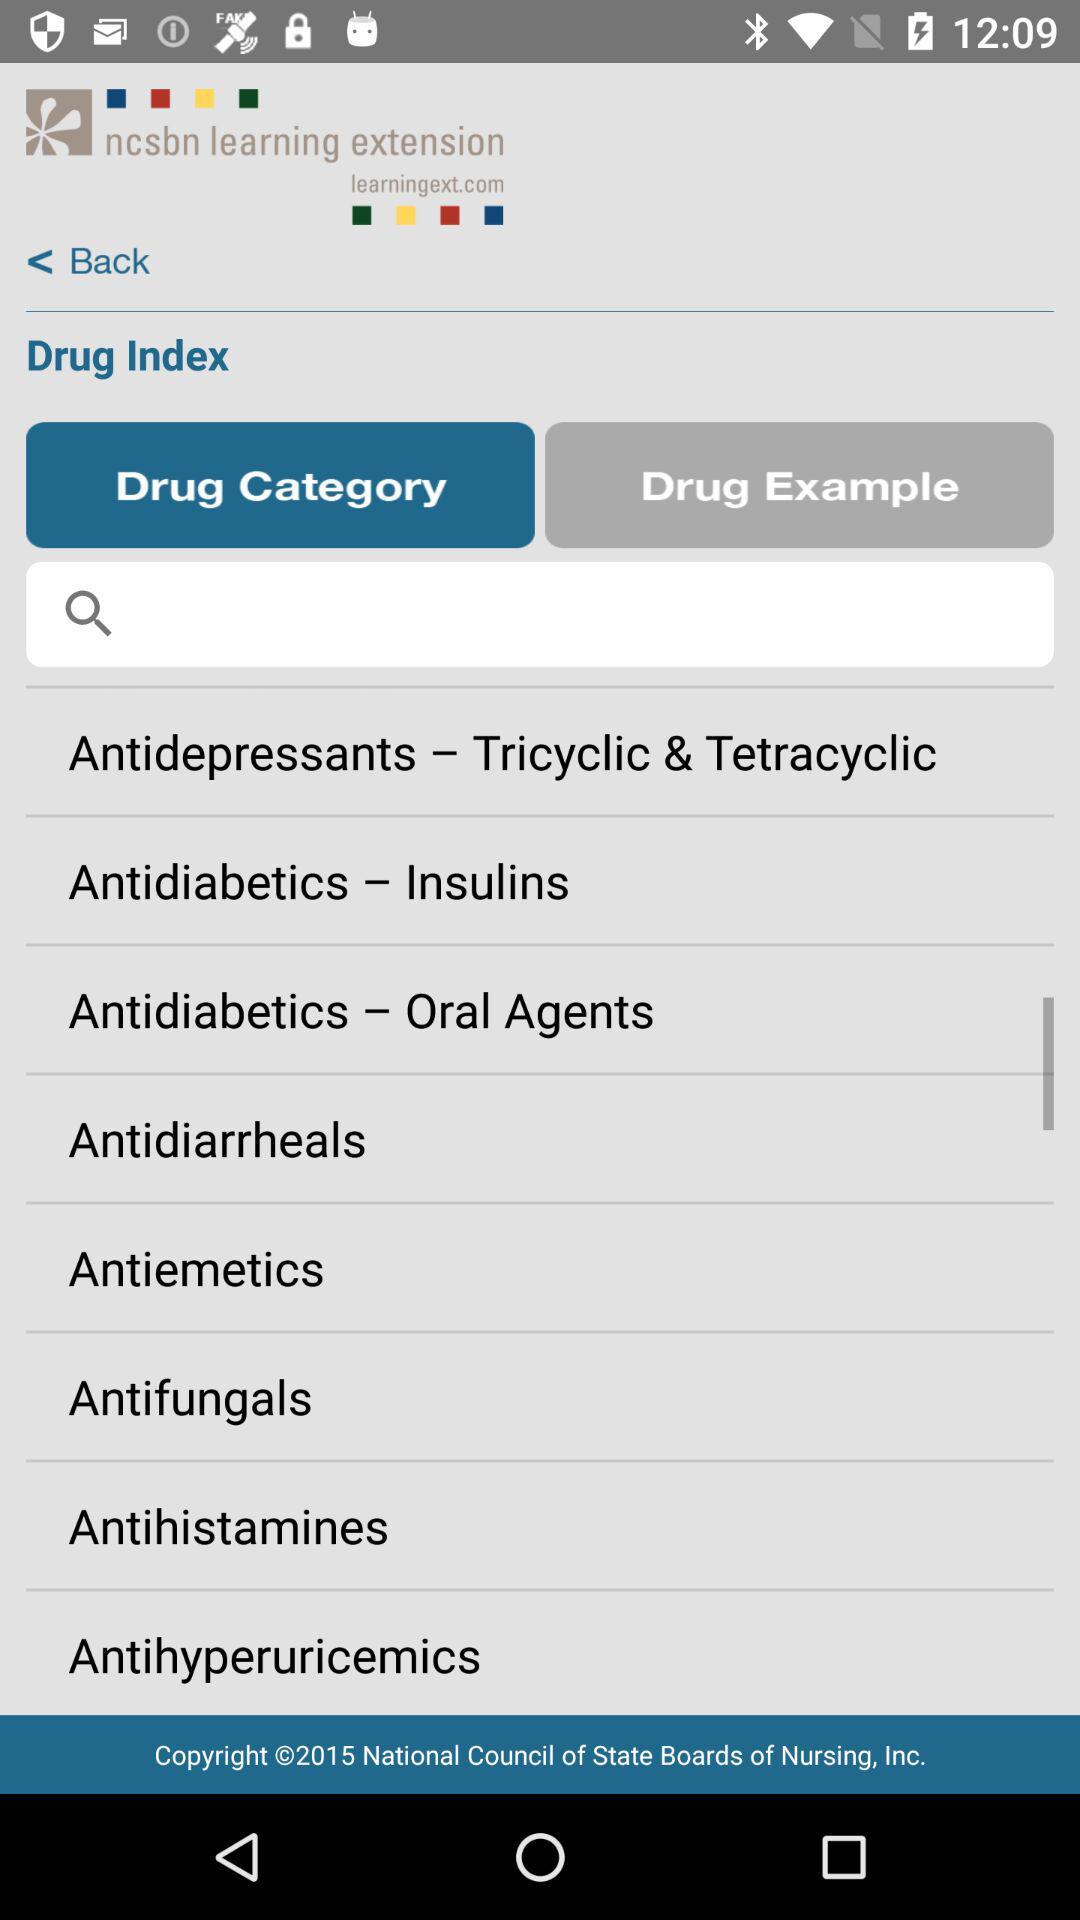  I want to click on item below the antidiarrheals item, so click(540, 1266).